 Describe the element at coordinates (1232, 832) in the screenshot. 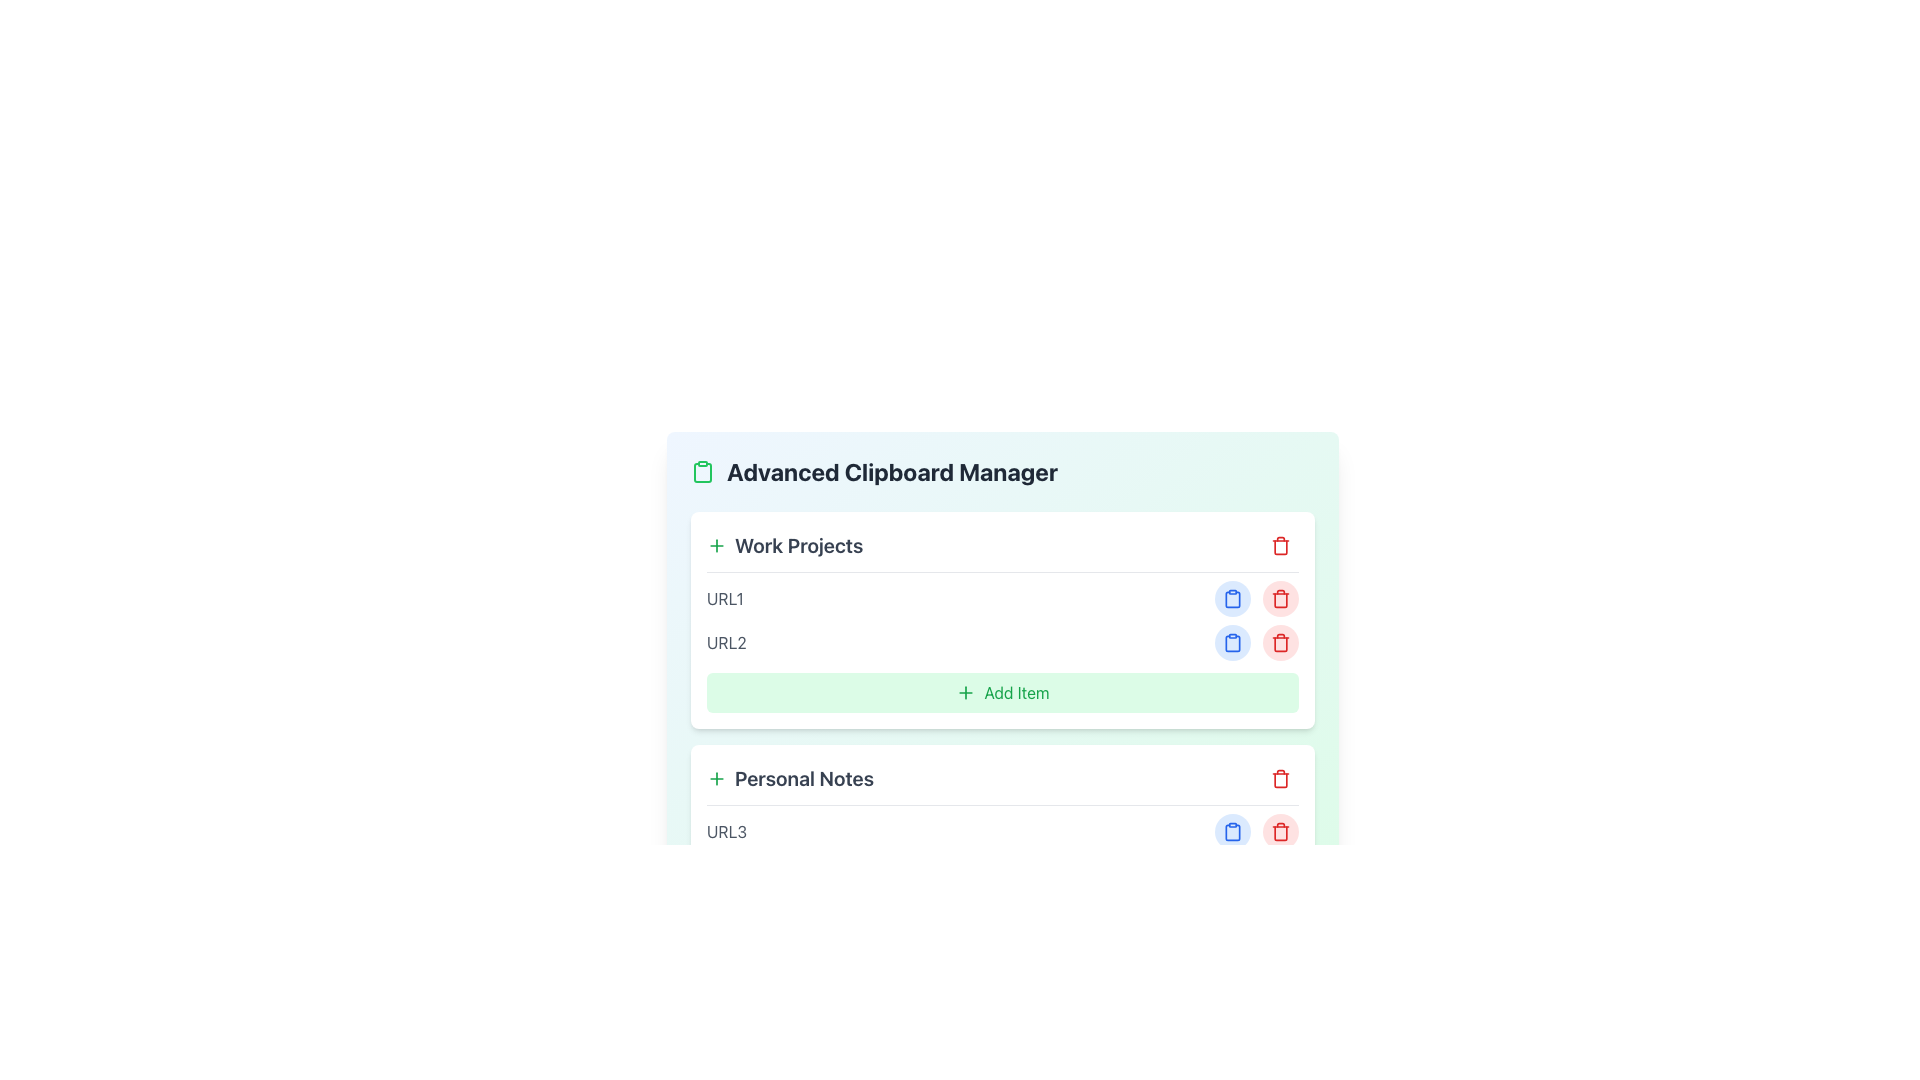

I see `the circular blue button with a clipboard icon to copy content` at that location.